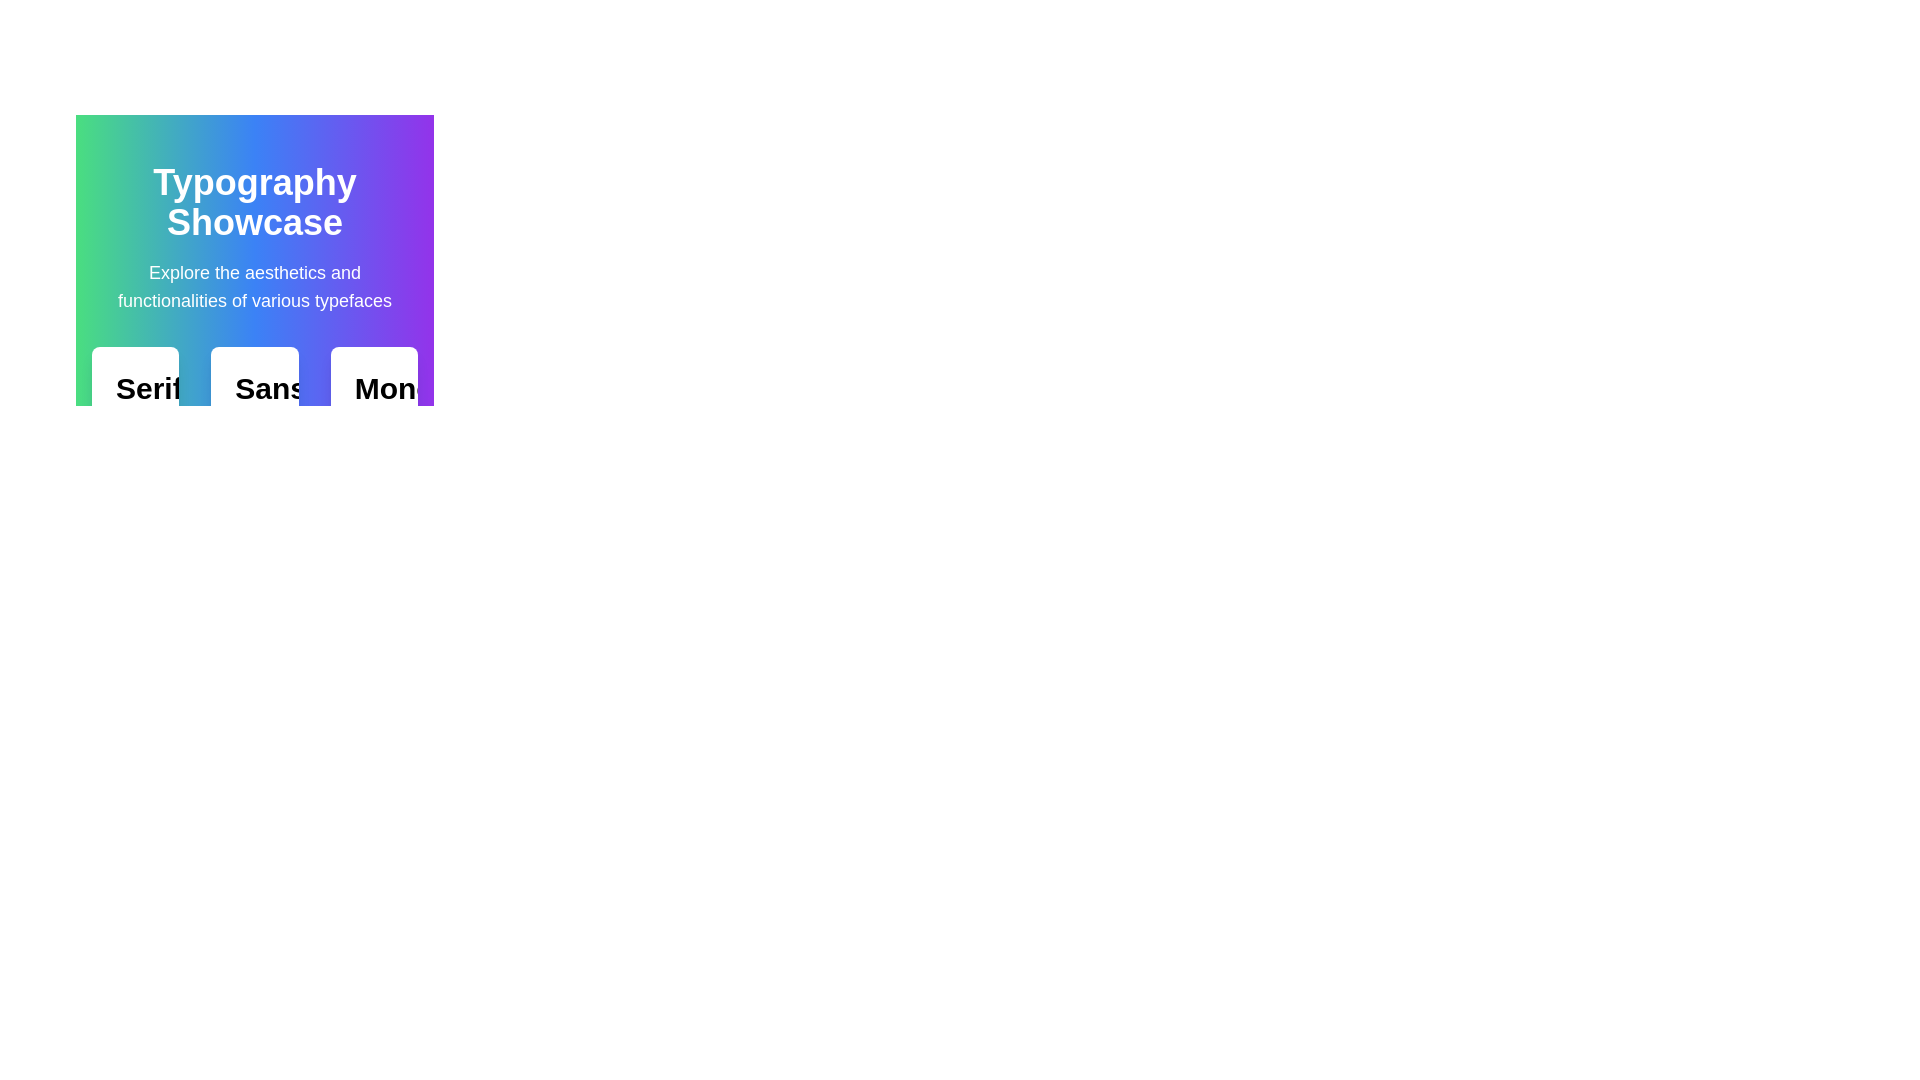 This screenshot has height=1080, width=1920. I want to click on the toggle button that reveals or hides additional details, located centrally at the bottom of the layout with a light gray background, so click(253, 1045).